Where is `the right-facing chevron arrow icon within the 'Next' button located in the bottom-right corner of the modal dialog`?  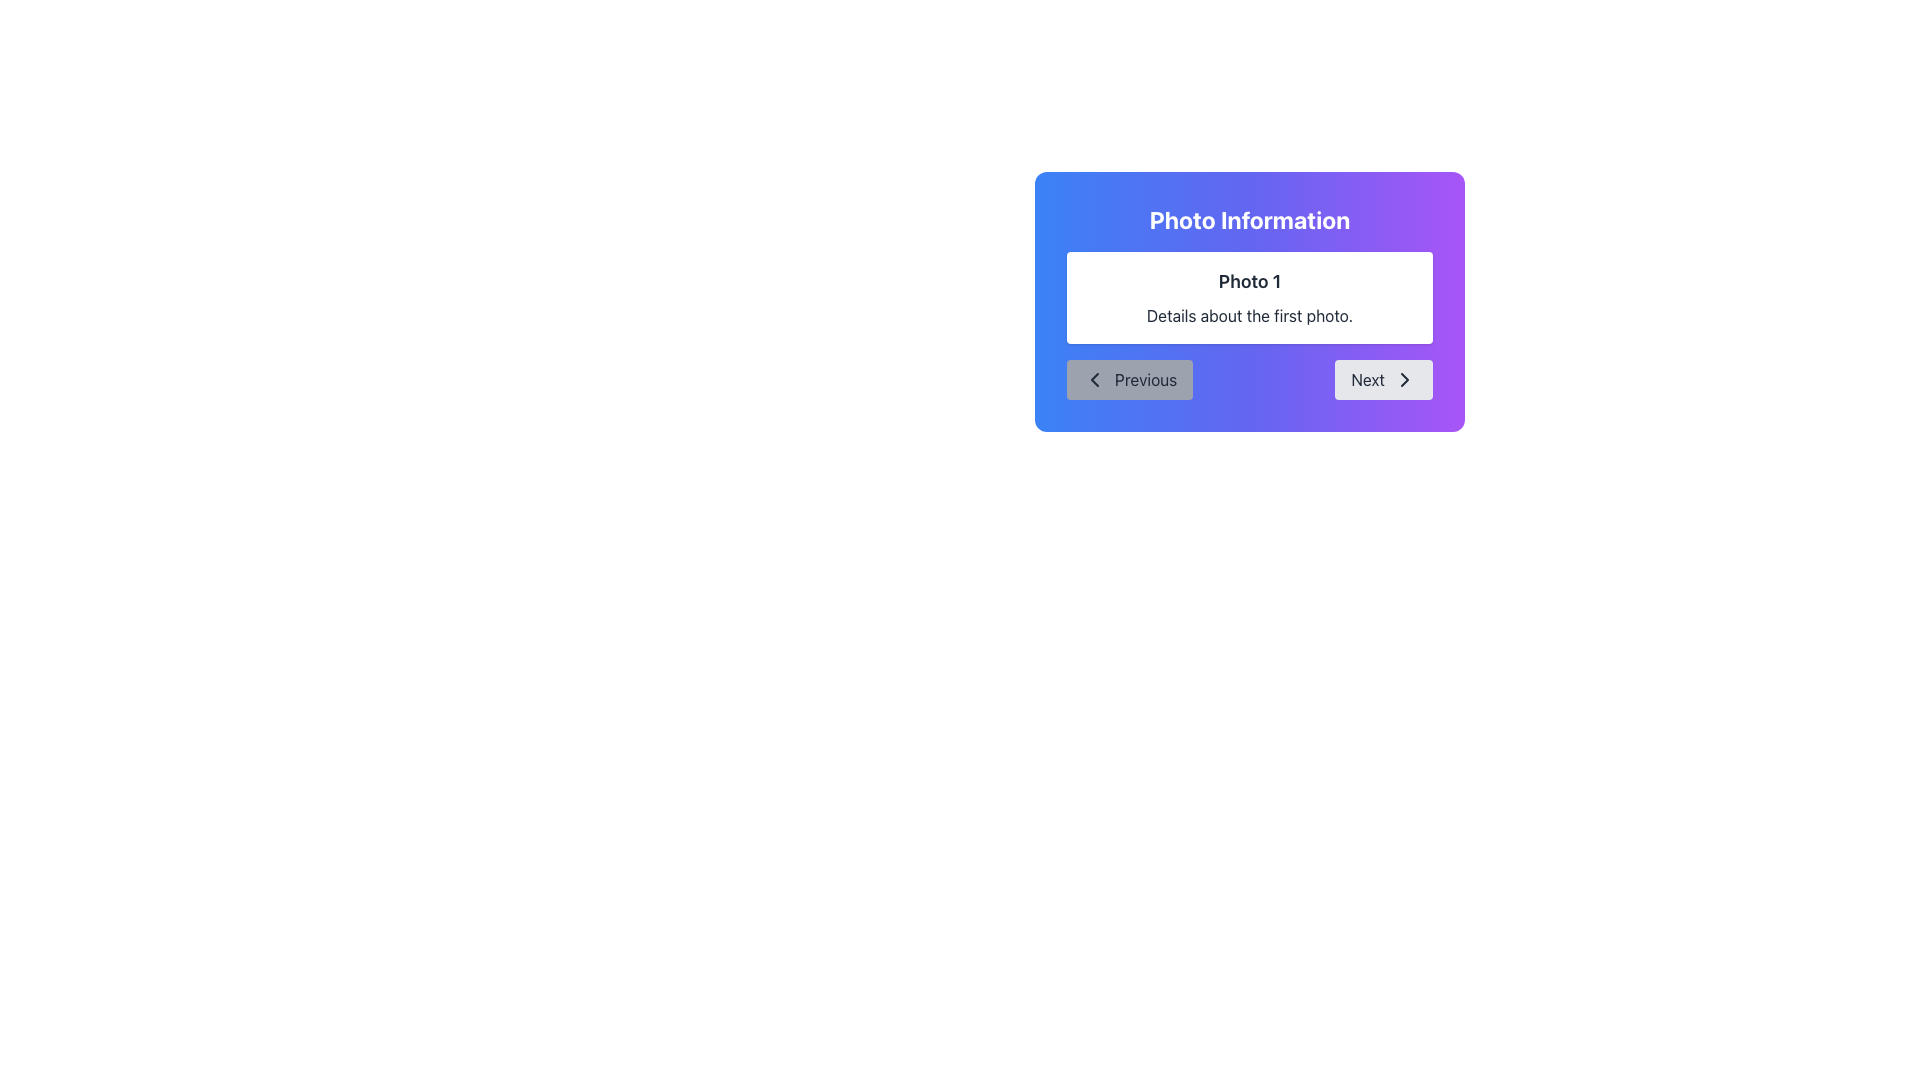
the right-facing chevron arrow icon within the 'Next' button located in the bottom-right corner of the modal dialog is located at coordinates (1404, 380).